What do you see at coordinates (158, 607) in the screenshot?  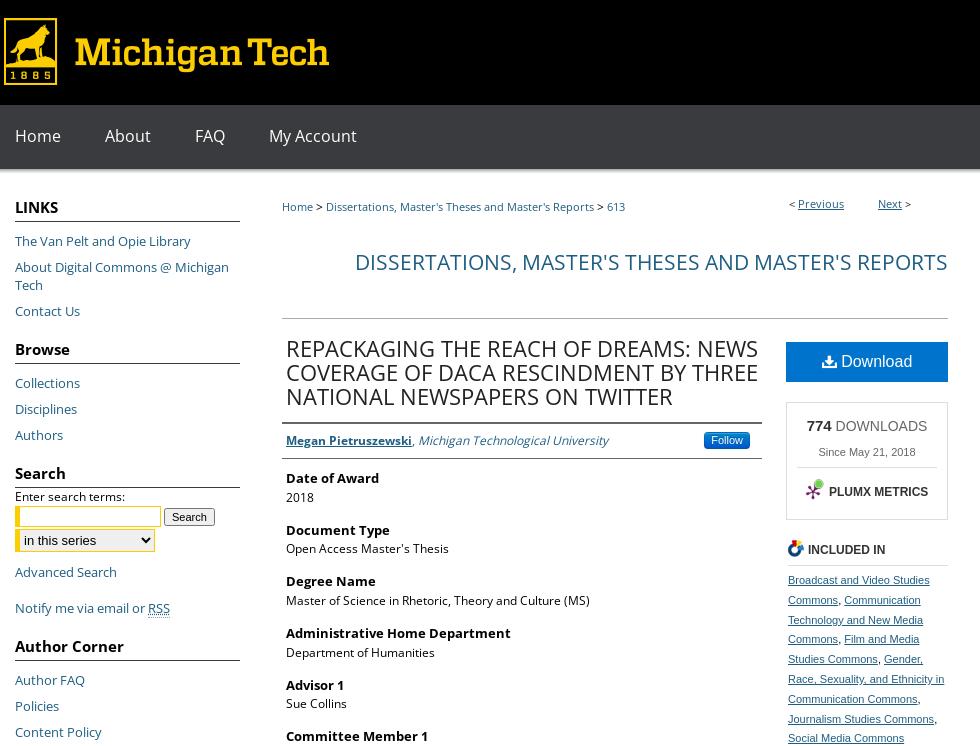 I see `'RSS'` at bounding box center [158, 607].